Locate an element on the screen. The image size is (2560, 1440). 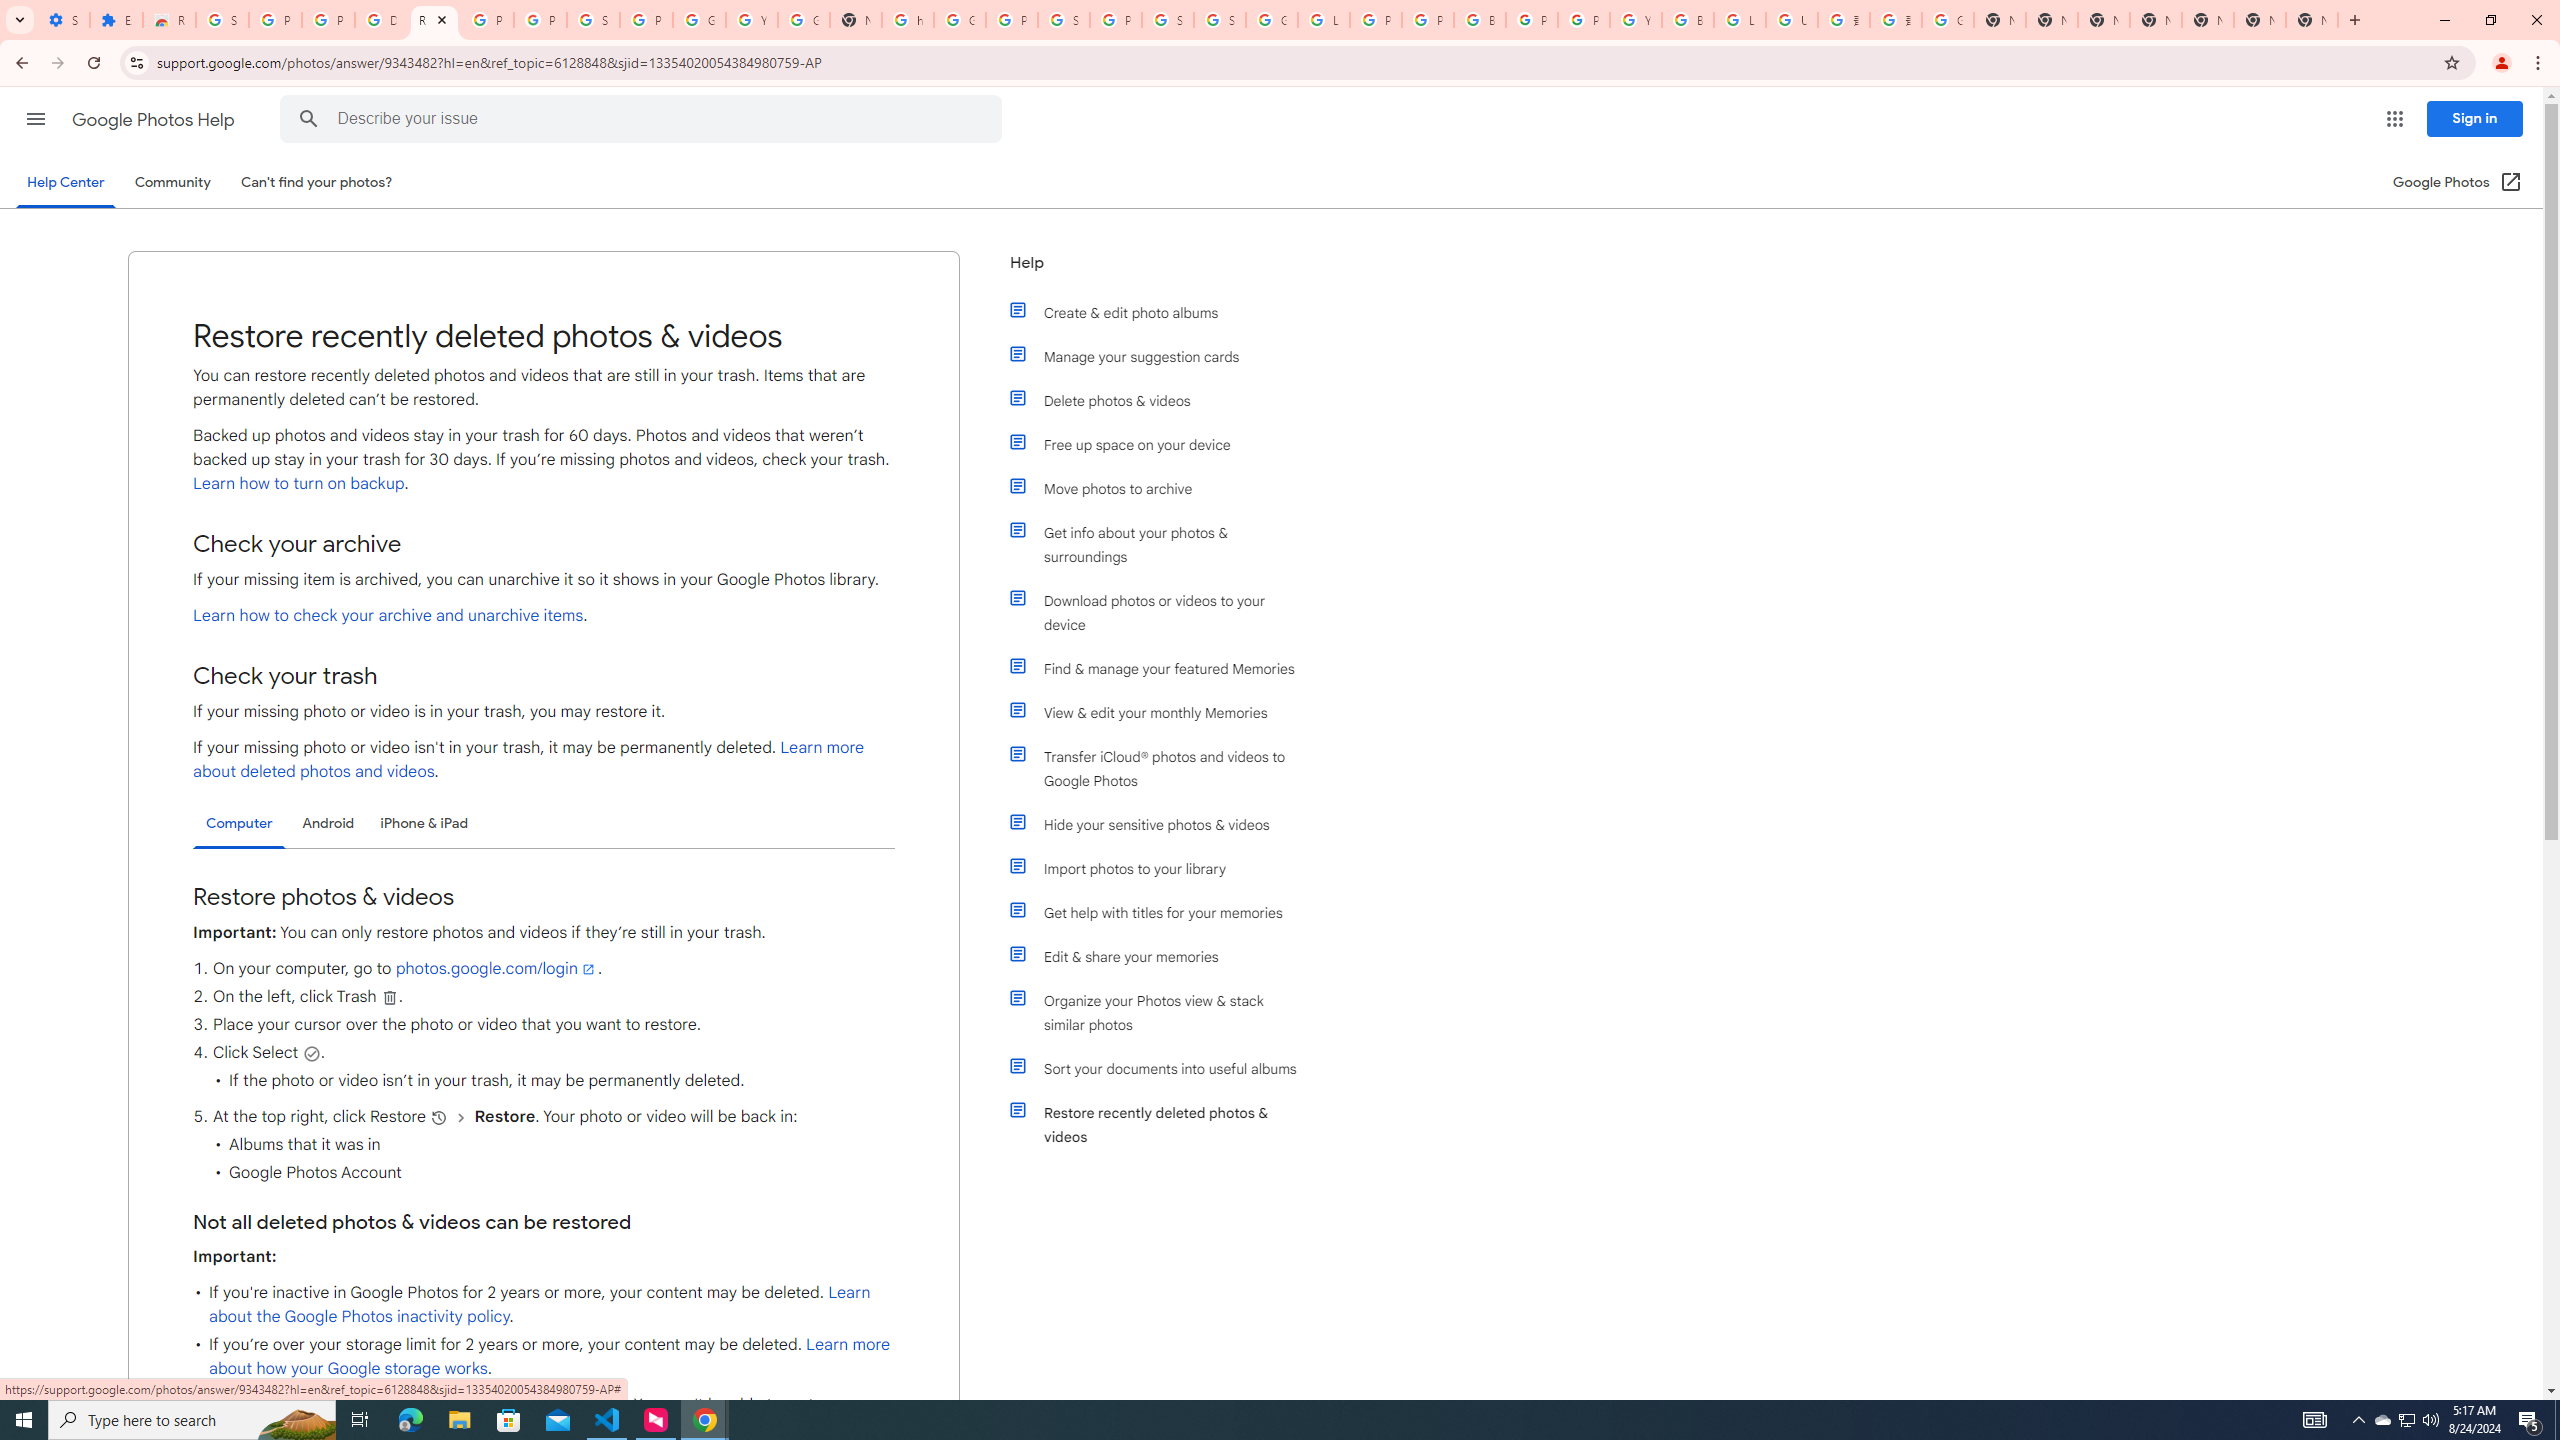
'Free up space on your device' is located at coordinates (1162, 444).